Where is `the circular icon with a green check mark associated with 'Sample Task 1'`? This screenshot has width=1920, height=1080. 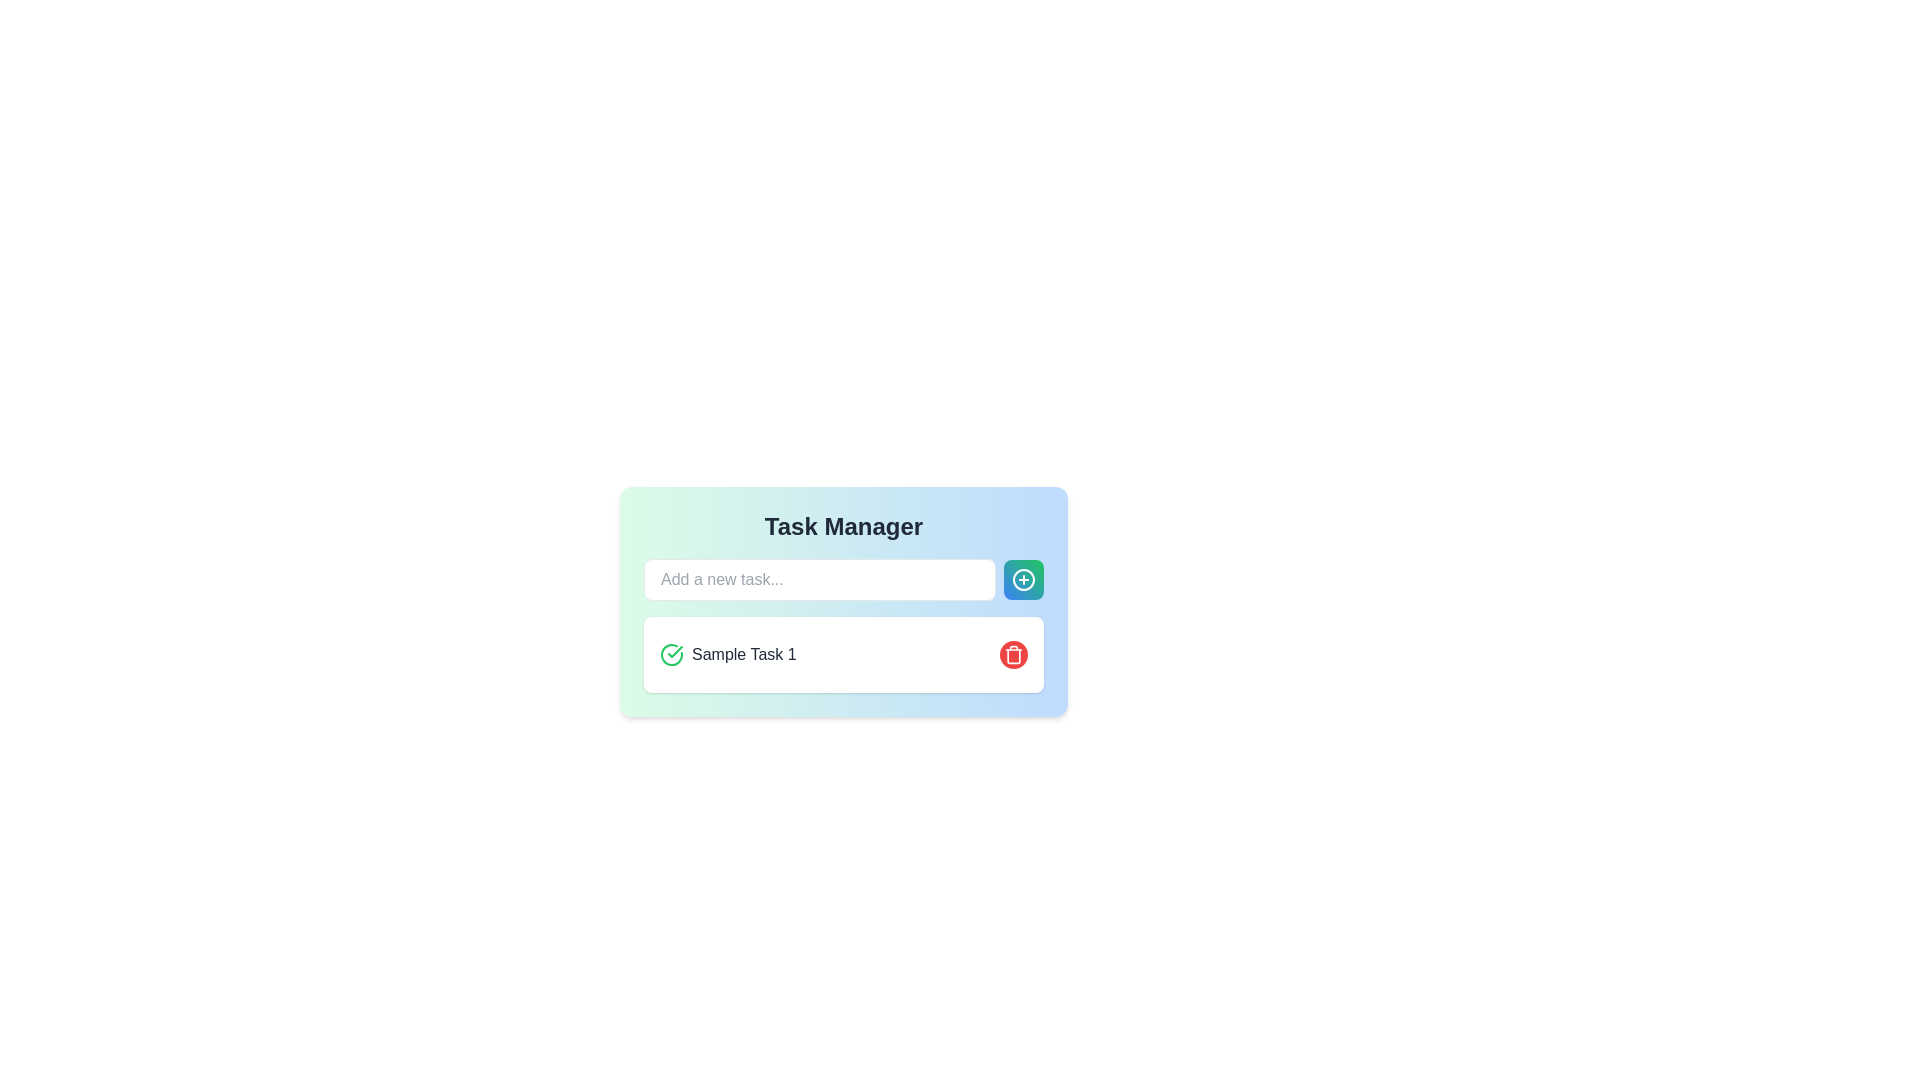
the circular icon with a green check mark associated with 'Sample Task 1' is located at coordinates (672, 655).